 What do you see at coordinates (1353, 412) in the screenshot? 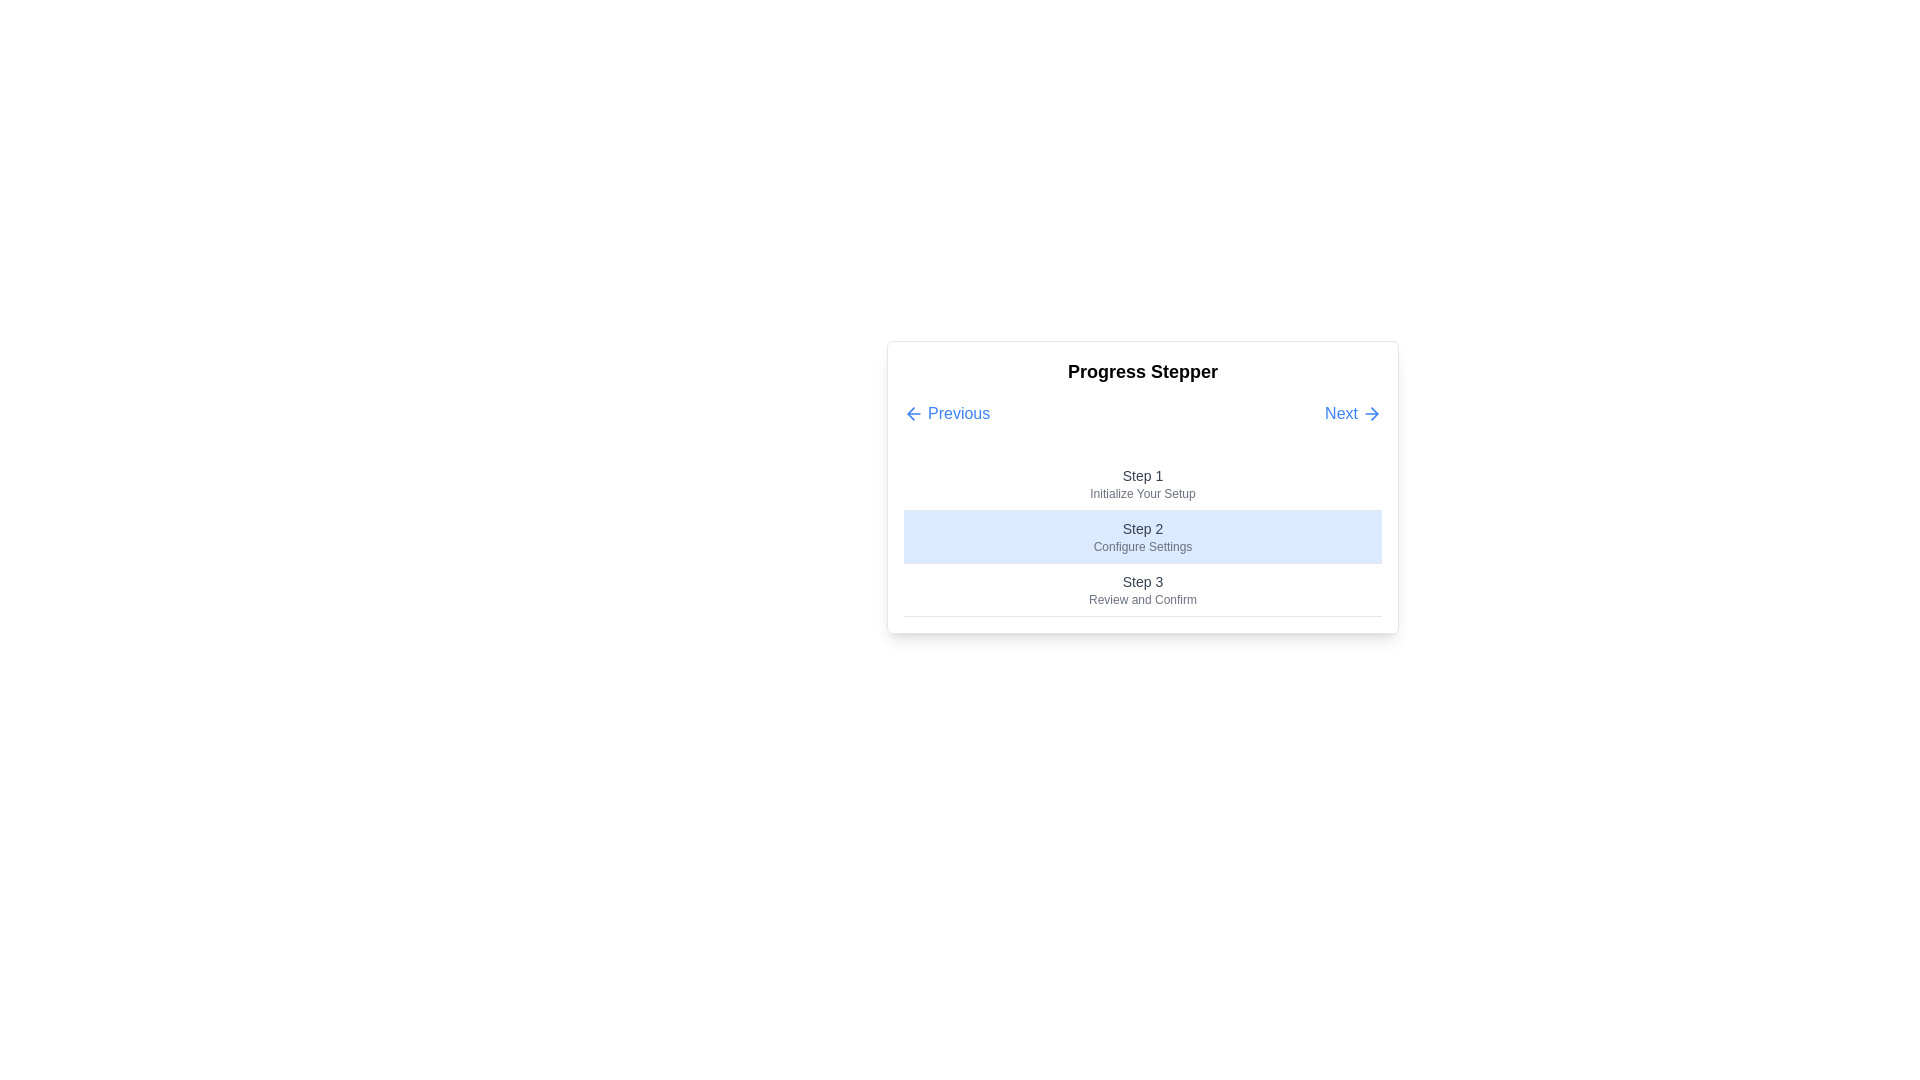
I see `the 'Next' button, which is styled in blue and features a right-arrow icon, located at the bottom-right corner of the card-like component` at bounding box center [1353, 412].